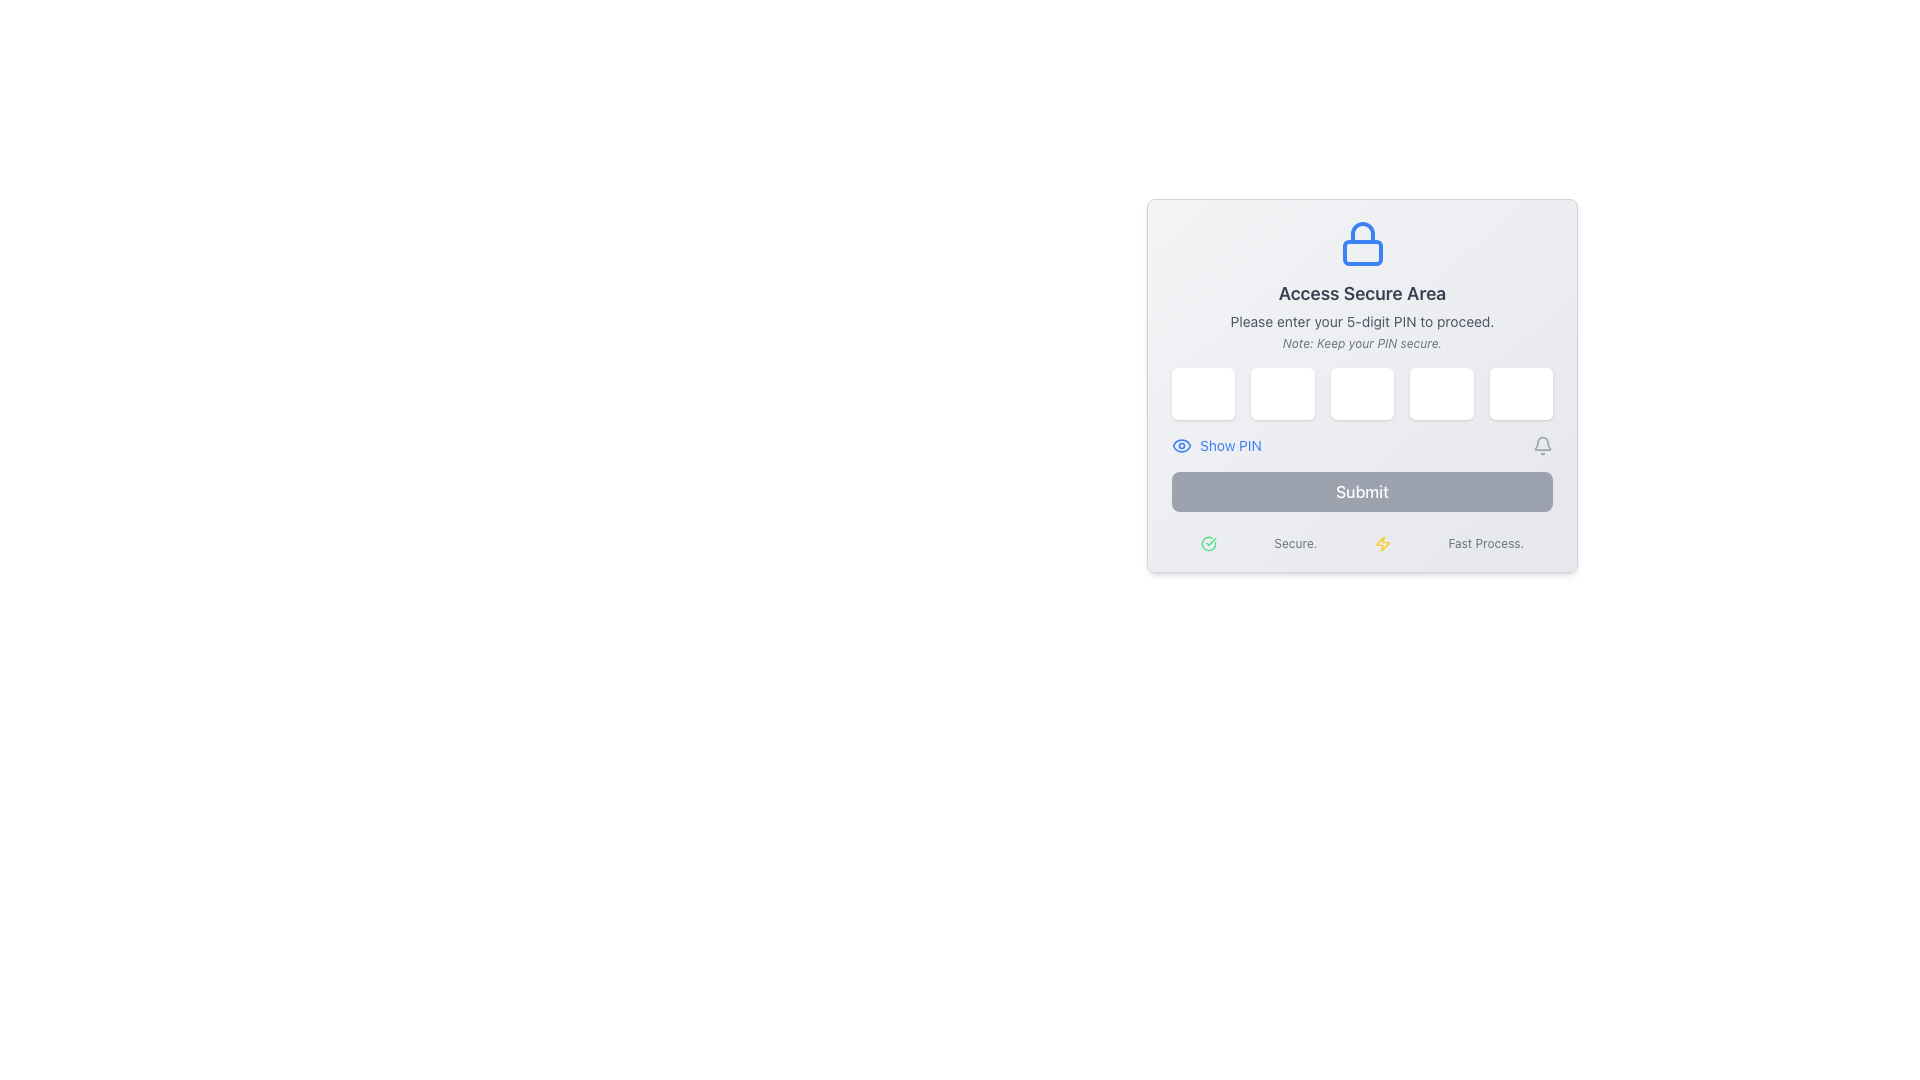  What do you see at coordinates (1381, 543) in the screenshot?
I see `the second icon that visually represents speed or efficiency, located between the labels 'Secure.' and 'Fast Process.'` at bounding box center [1381, 543].